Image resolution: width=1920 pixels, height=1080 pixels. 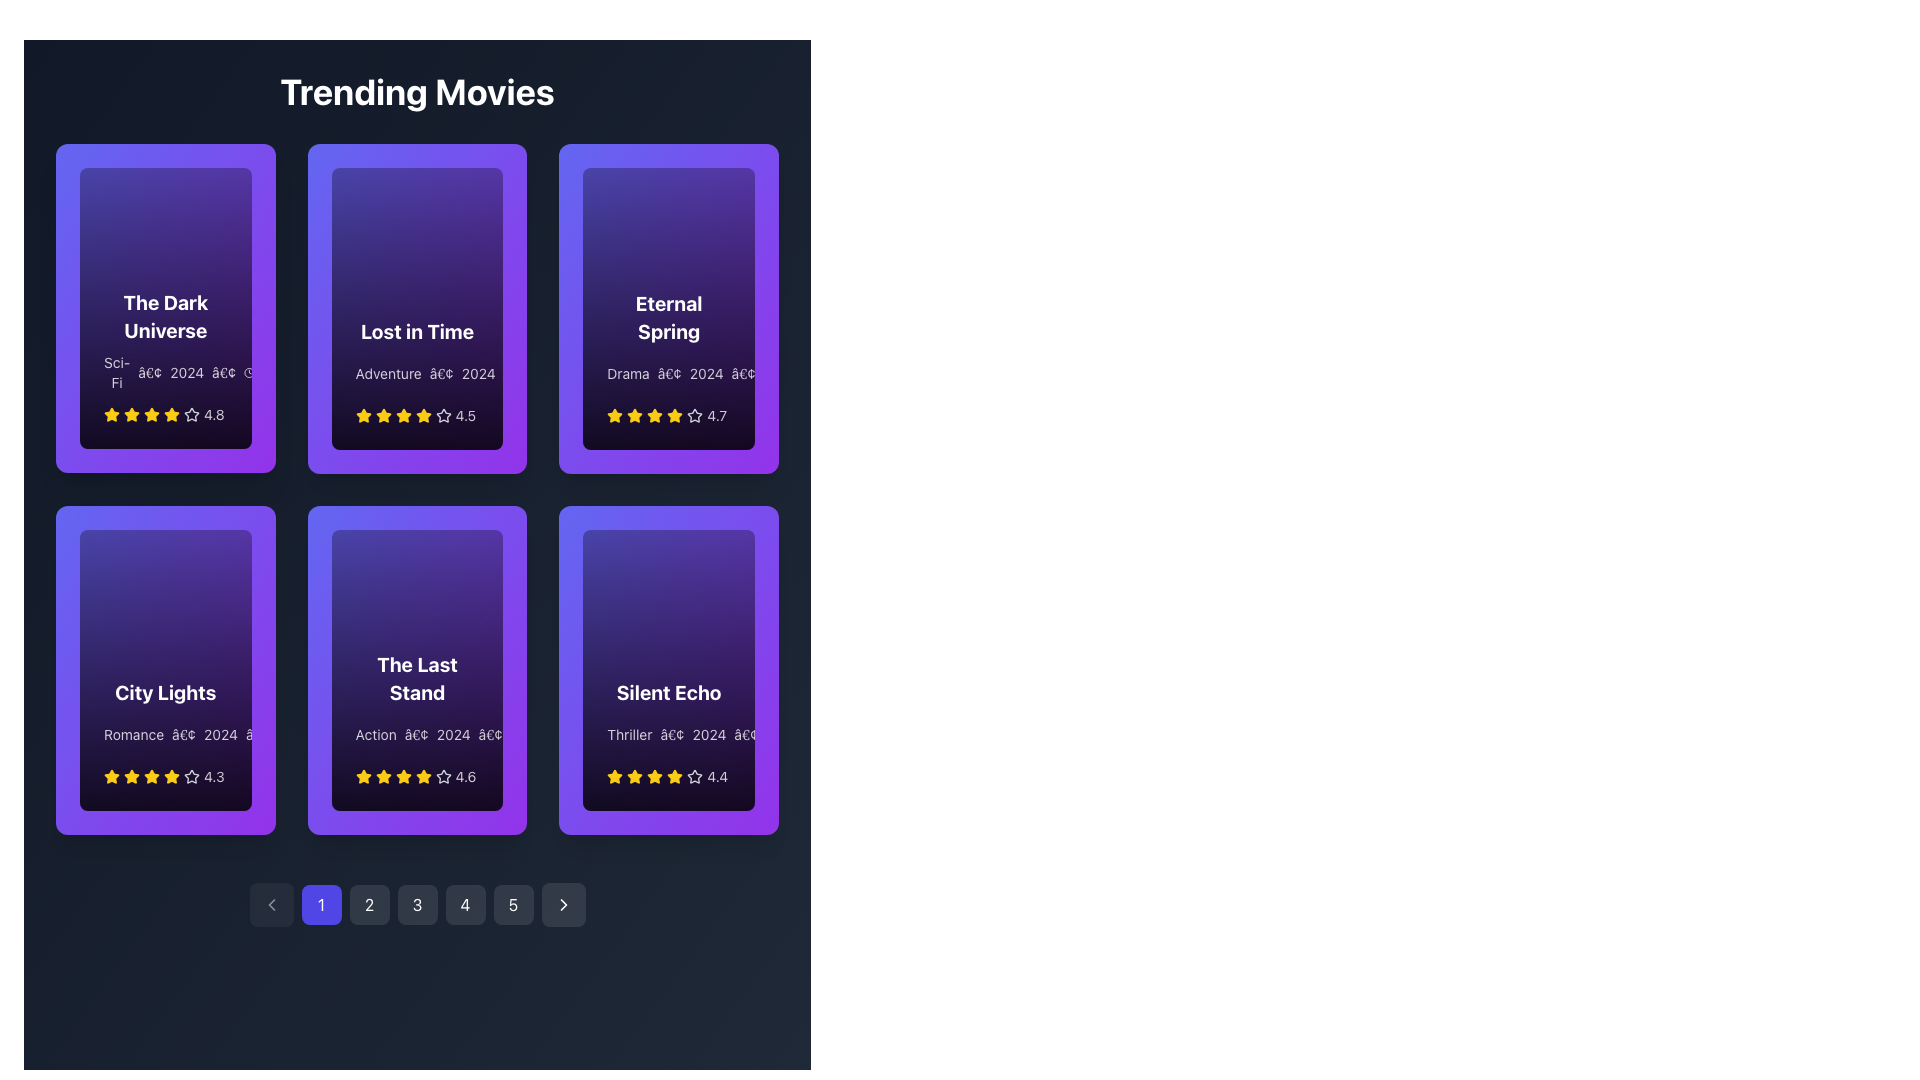 I want to click on the second star in the movie rating system for 'Lost in Time' located in the 'Trending Movies' section to interact with it, so click(x=383, y=414).